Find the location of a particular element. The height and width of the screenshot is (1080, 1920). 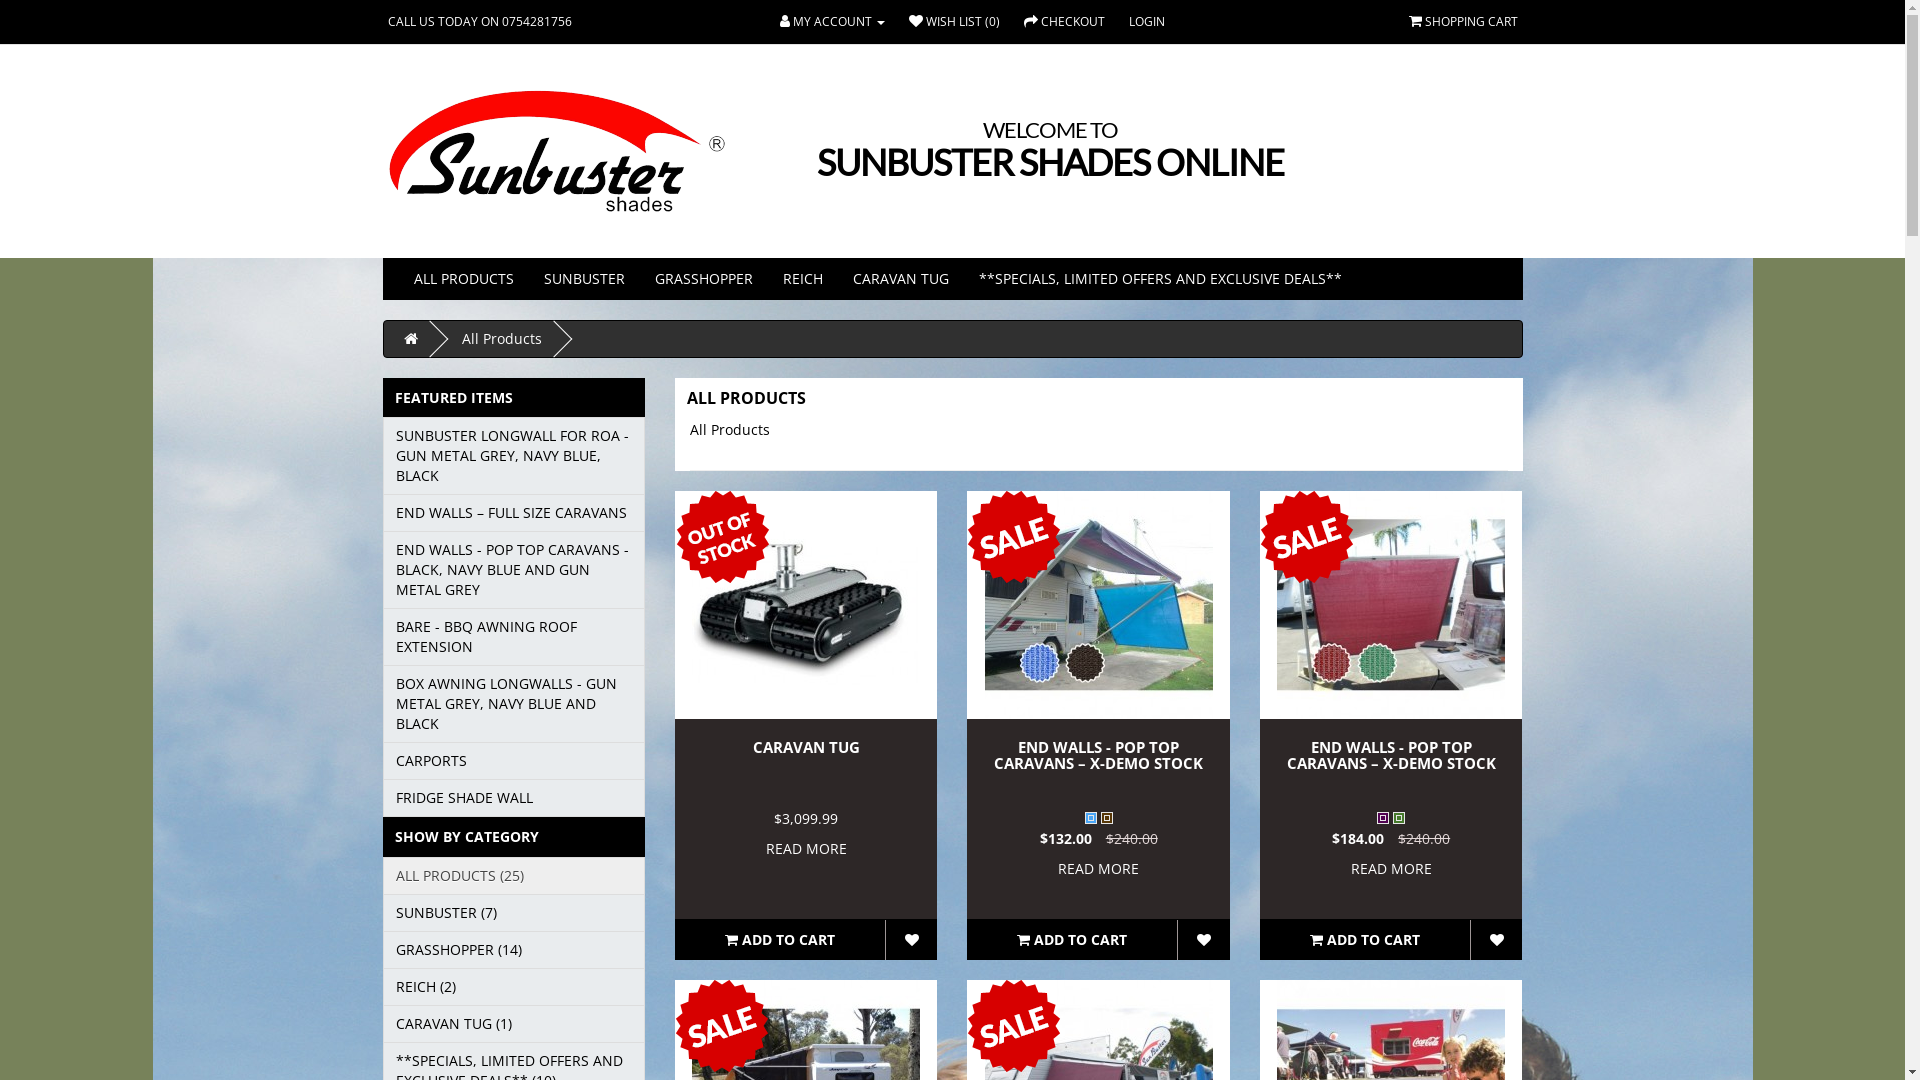

'ALL PRODUCTS' is located at coordinates (461, 278).